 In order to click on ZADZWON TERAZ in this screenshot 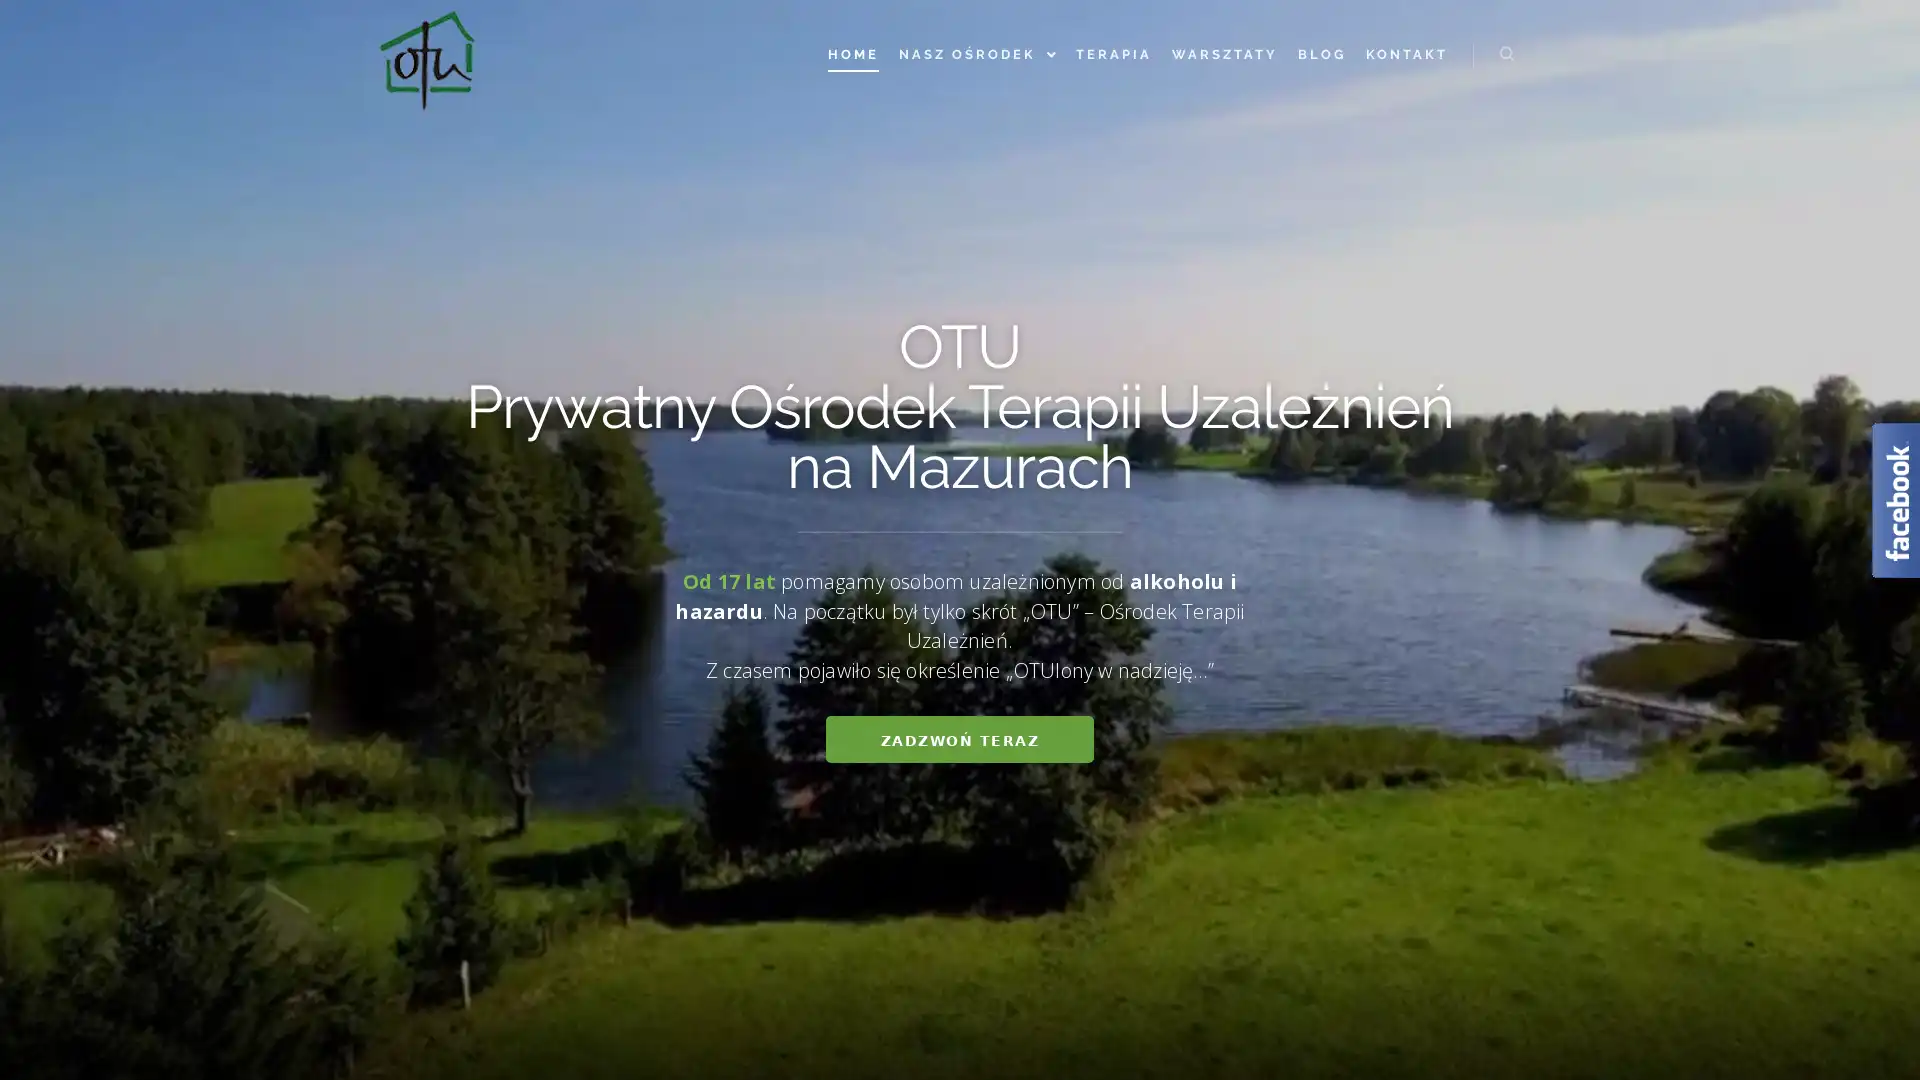, I will do `click(958, 739)`.